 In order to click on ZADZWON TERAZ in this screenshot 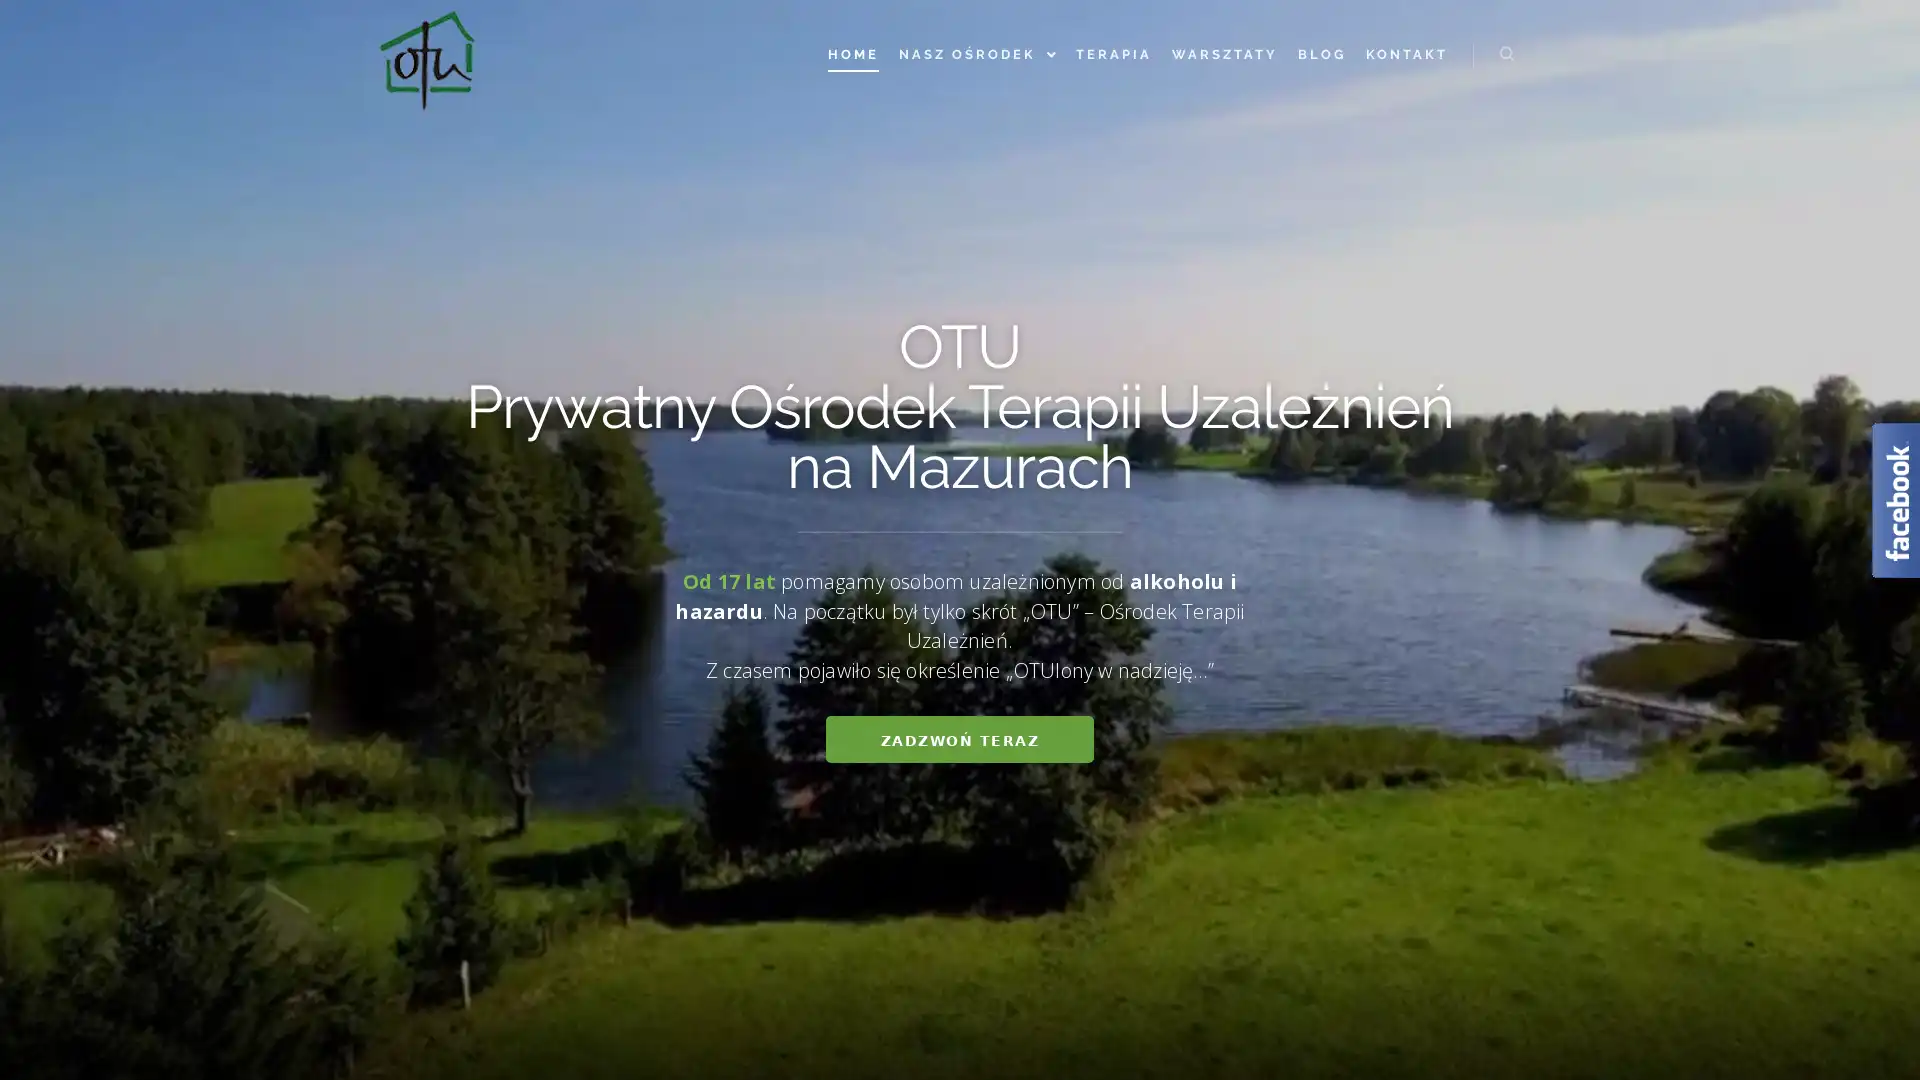, I will do `click(958, 739)`.